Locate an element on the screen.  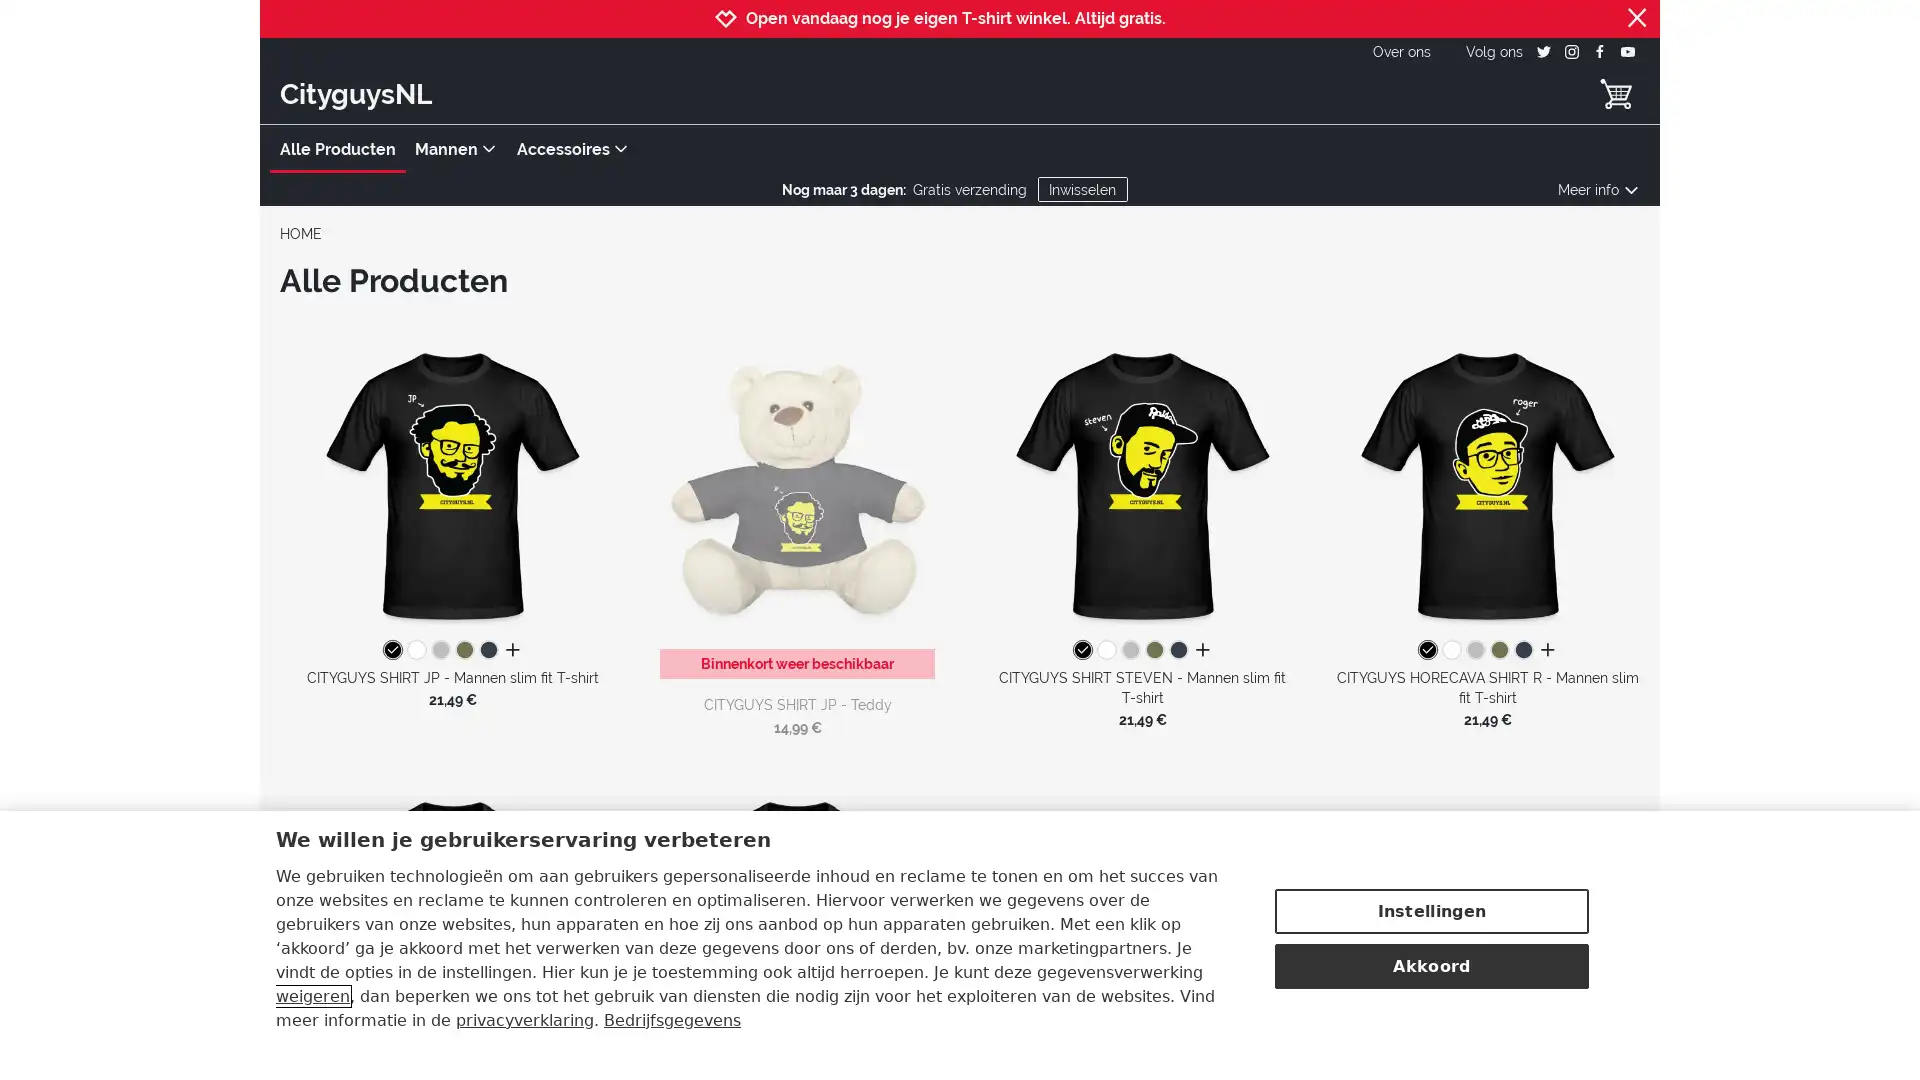
zwart is located at coordinates (392, 651).